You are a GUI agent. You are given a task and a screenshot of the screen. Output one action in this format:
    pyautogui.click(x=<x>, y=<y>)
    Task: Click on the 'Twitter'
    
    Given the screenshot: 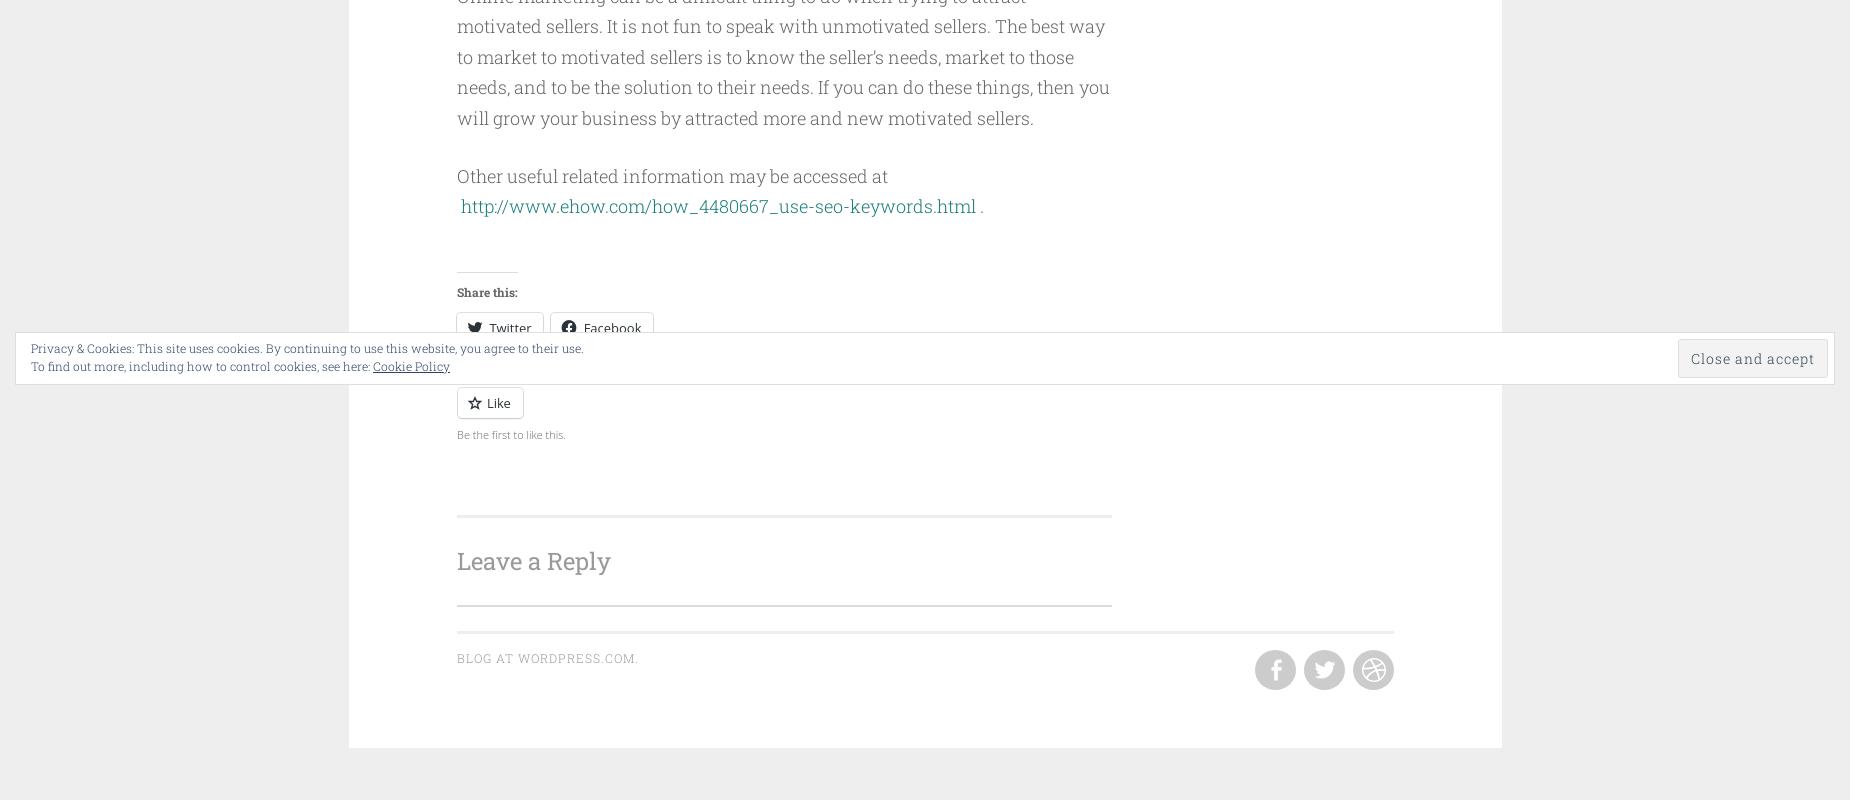 What is the action you would take?
    pyautogui.click(x=510, y=327)
    